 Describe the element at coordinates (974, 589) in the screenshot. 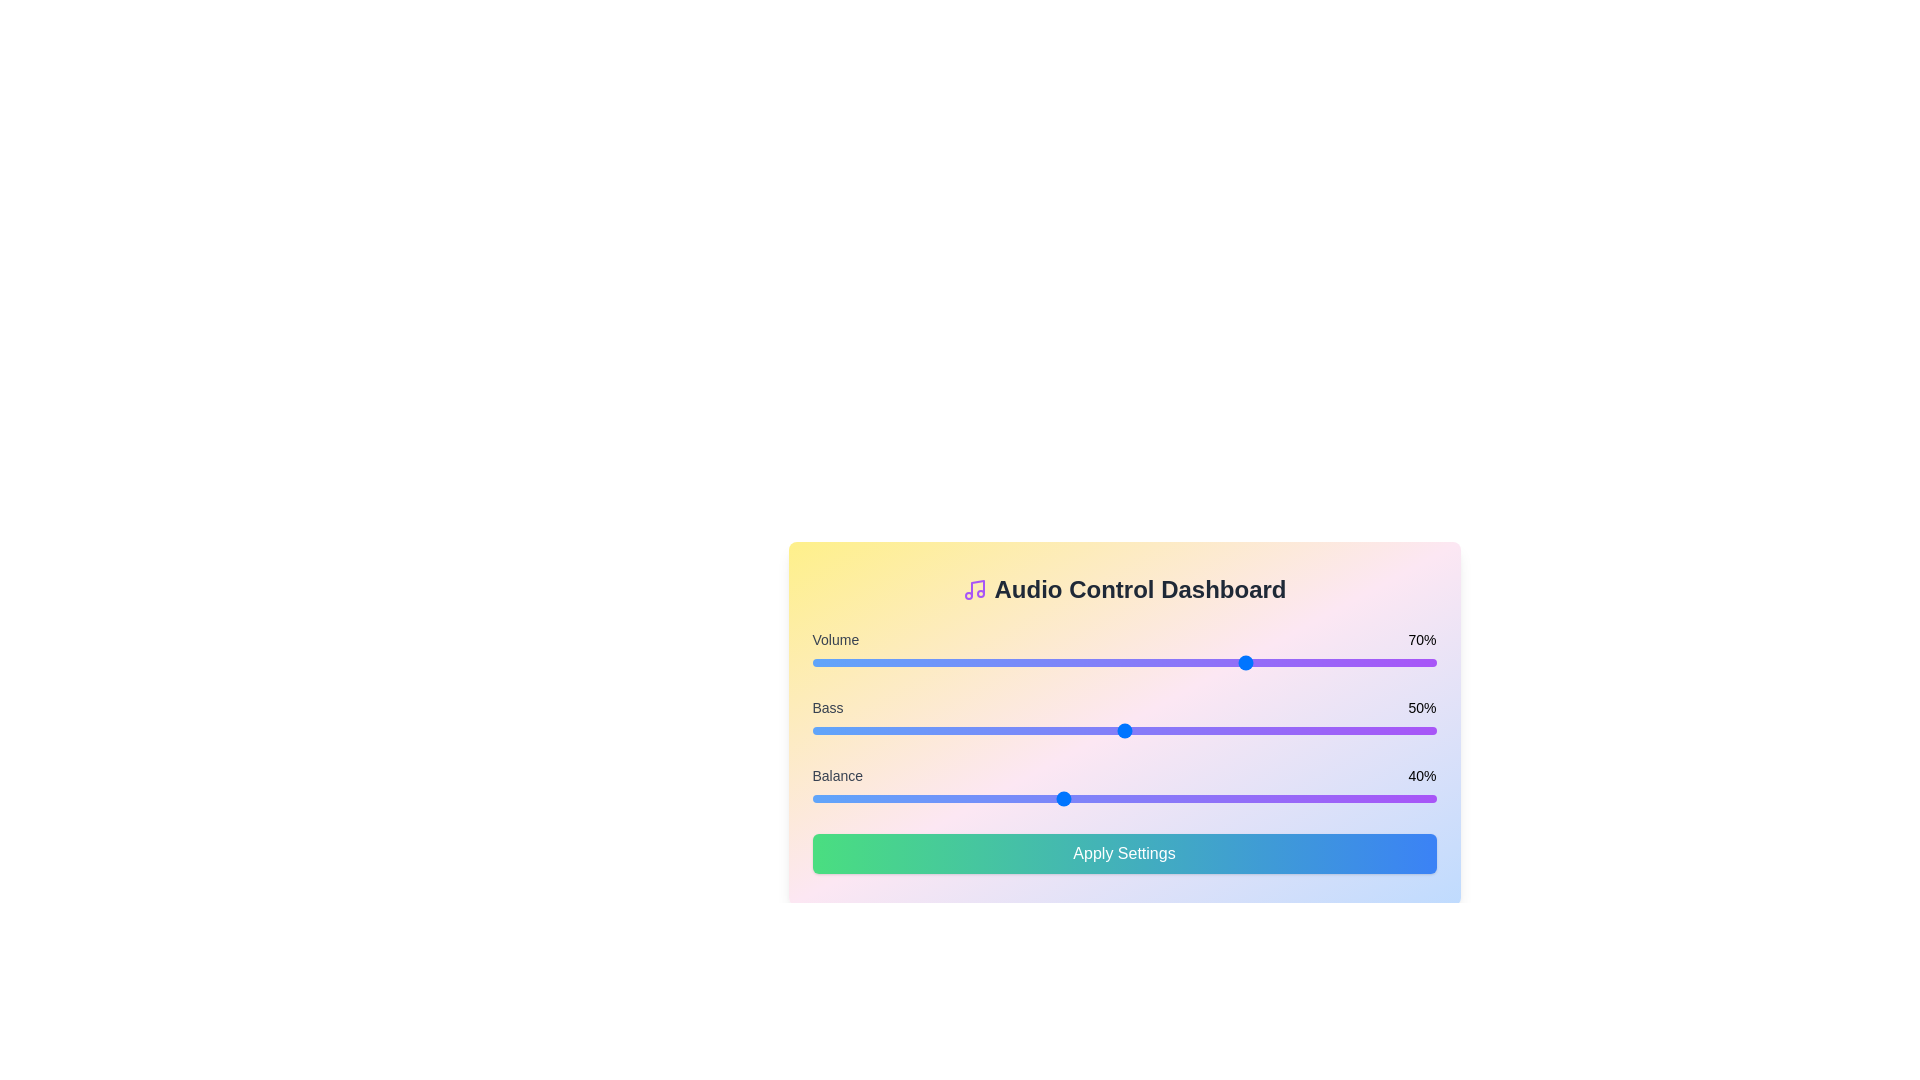

I see `the purple musical note icon located to the left of the 'Audio Control Dashboard' text` at that location.